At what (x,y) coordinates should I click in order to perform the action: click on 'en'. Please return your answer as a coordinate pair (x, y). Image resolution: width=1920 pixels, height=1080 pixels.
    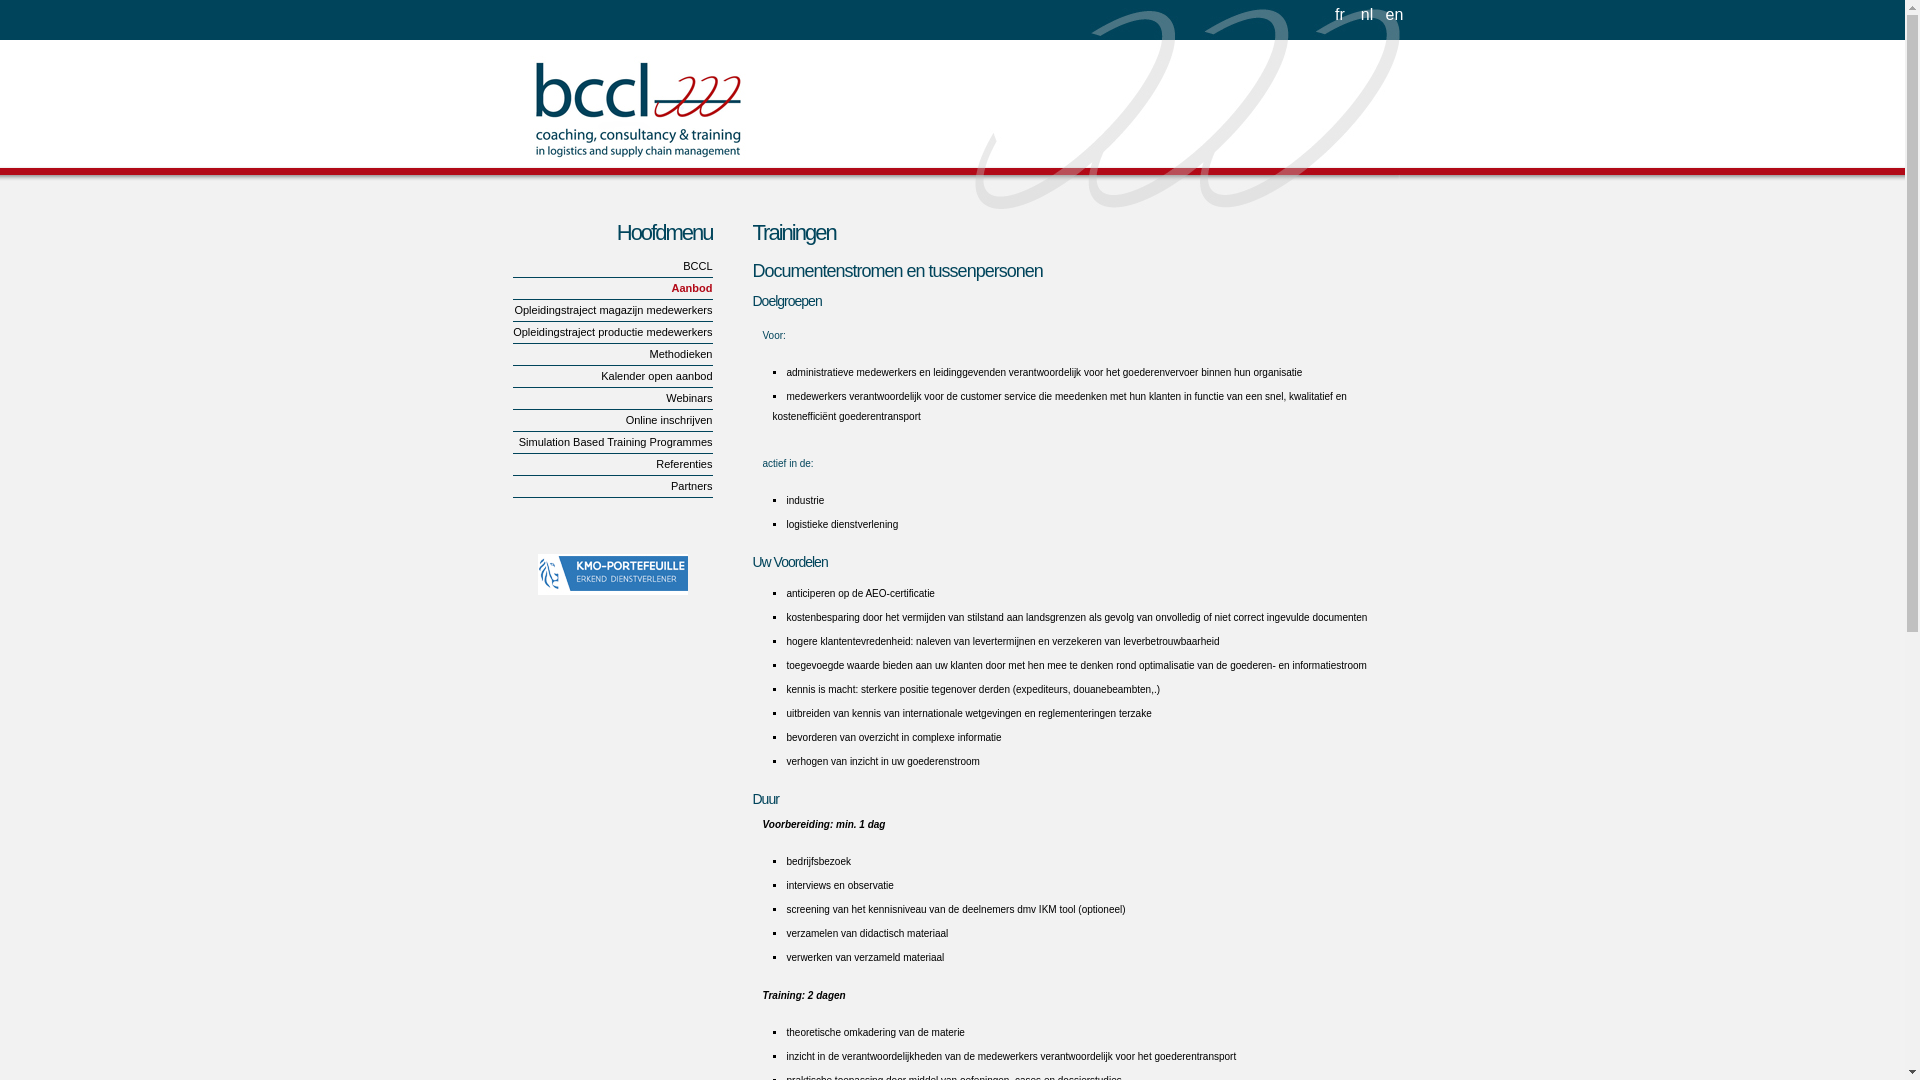
    Looking at the image, I should click on (1393, 12).